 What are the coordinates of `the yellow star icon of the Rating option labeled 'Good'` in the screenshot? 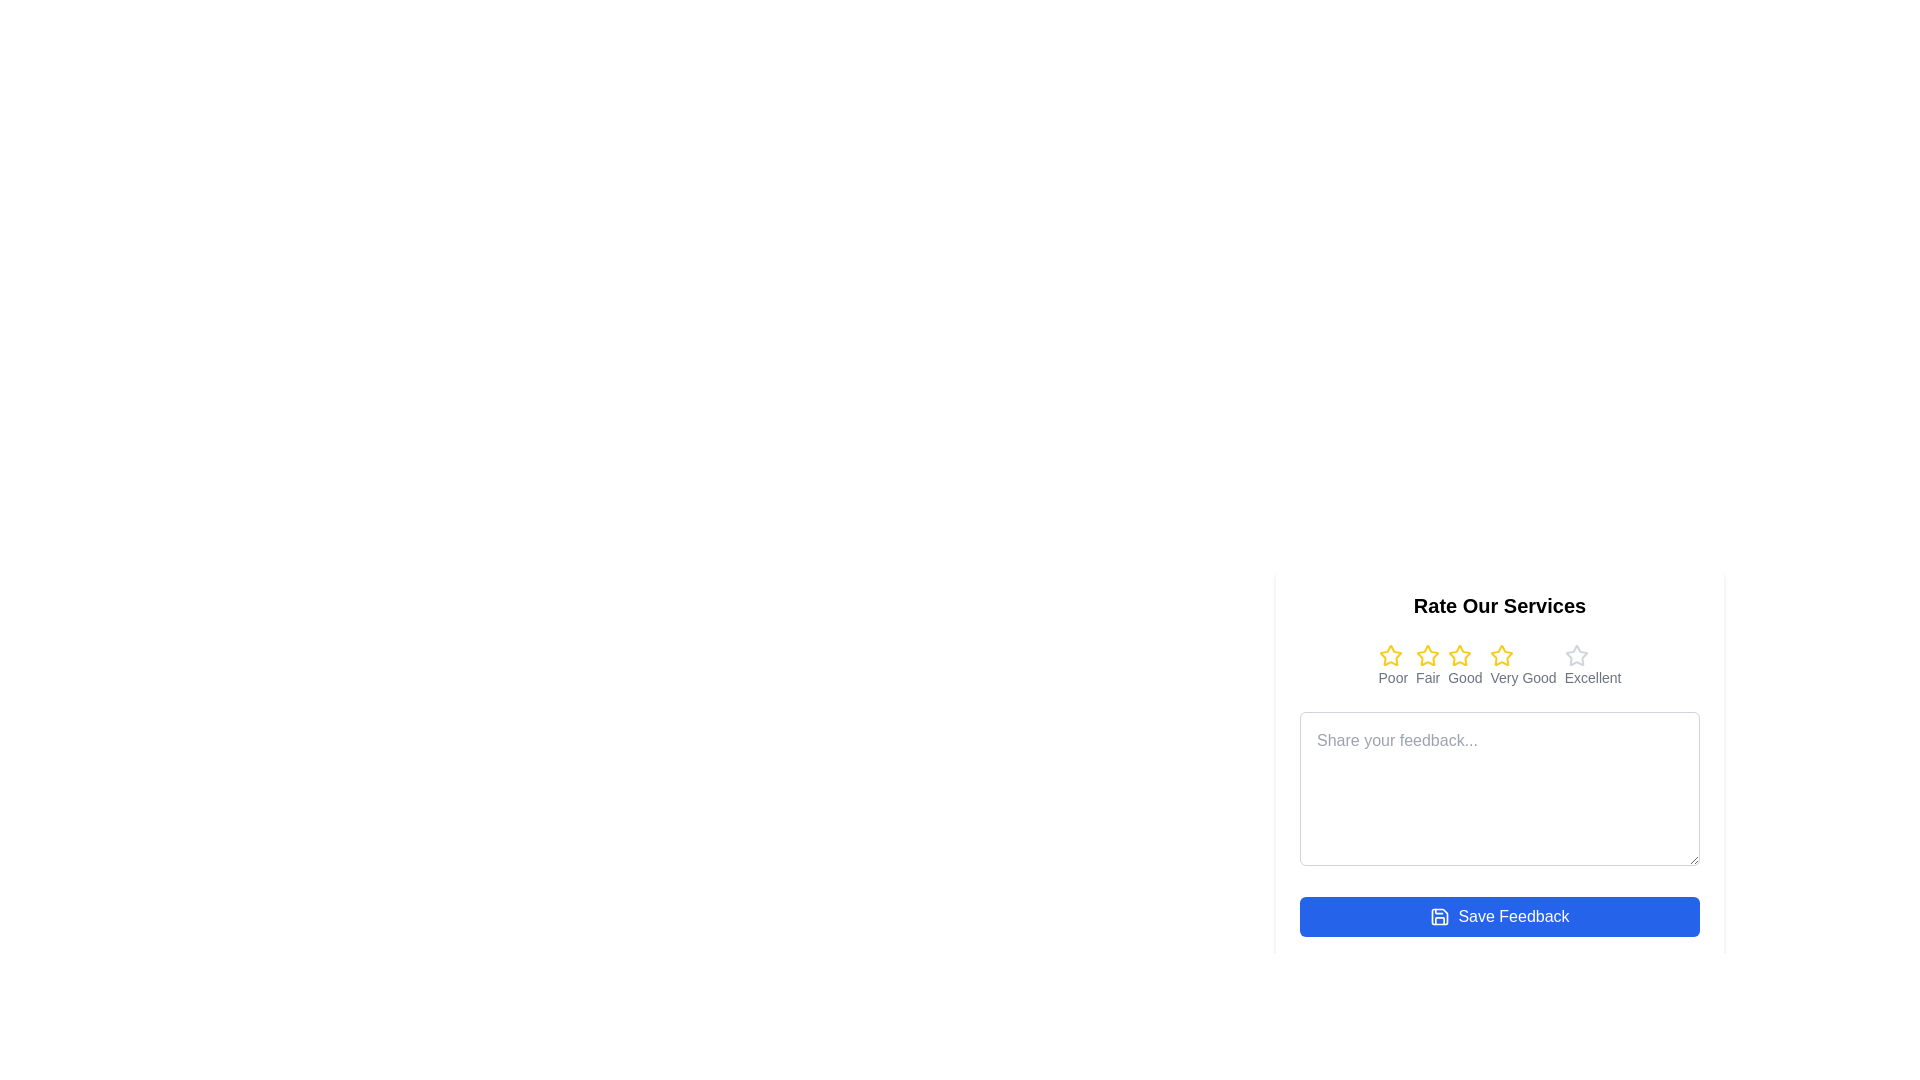 It's located at (1465, 666).